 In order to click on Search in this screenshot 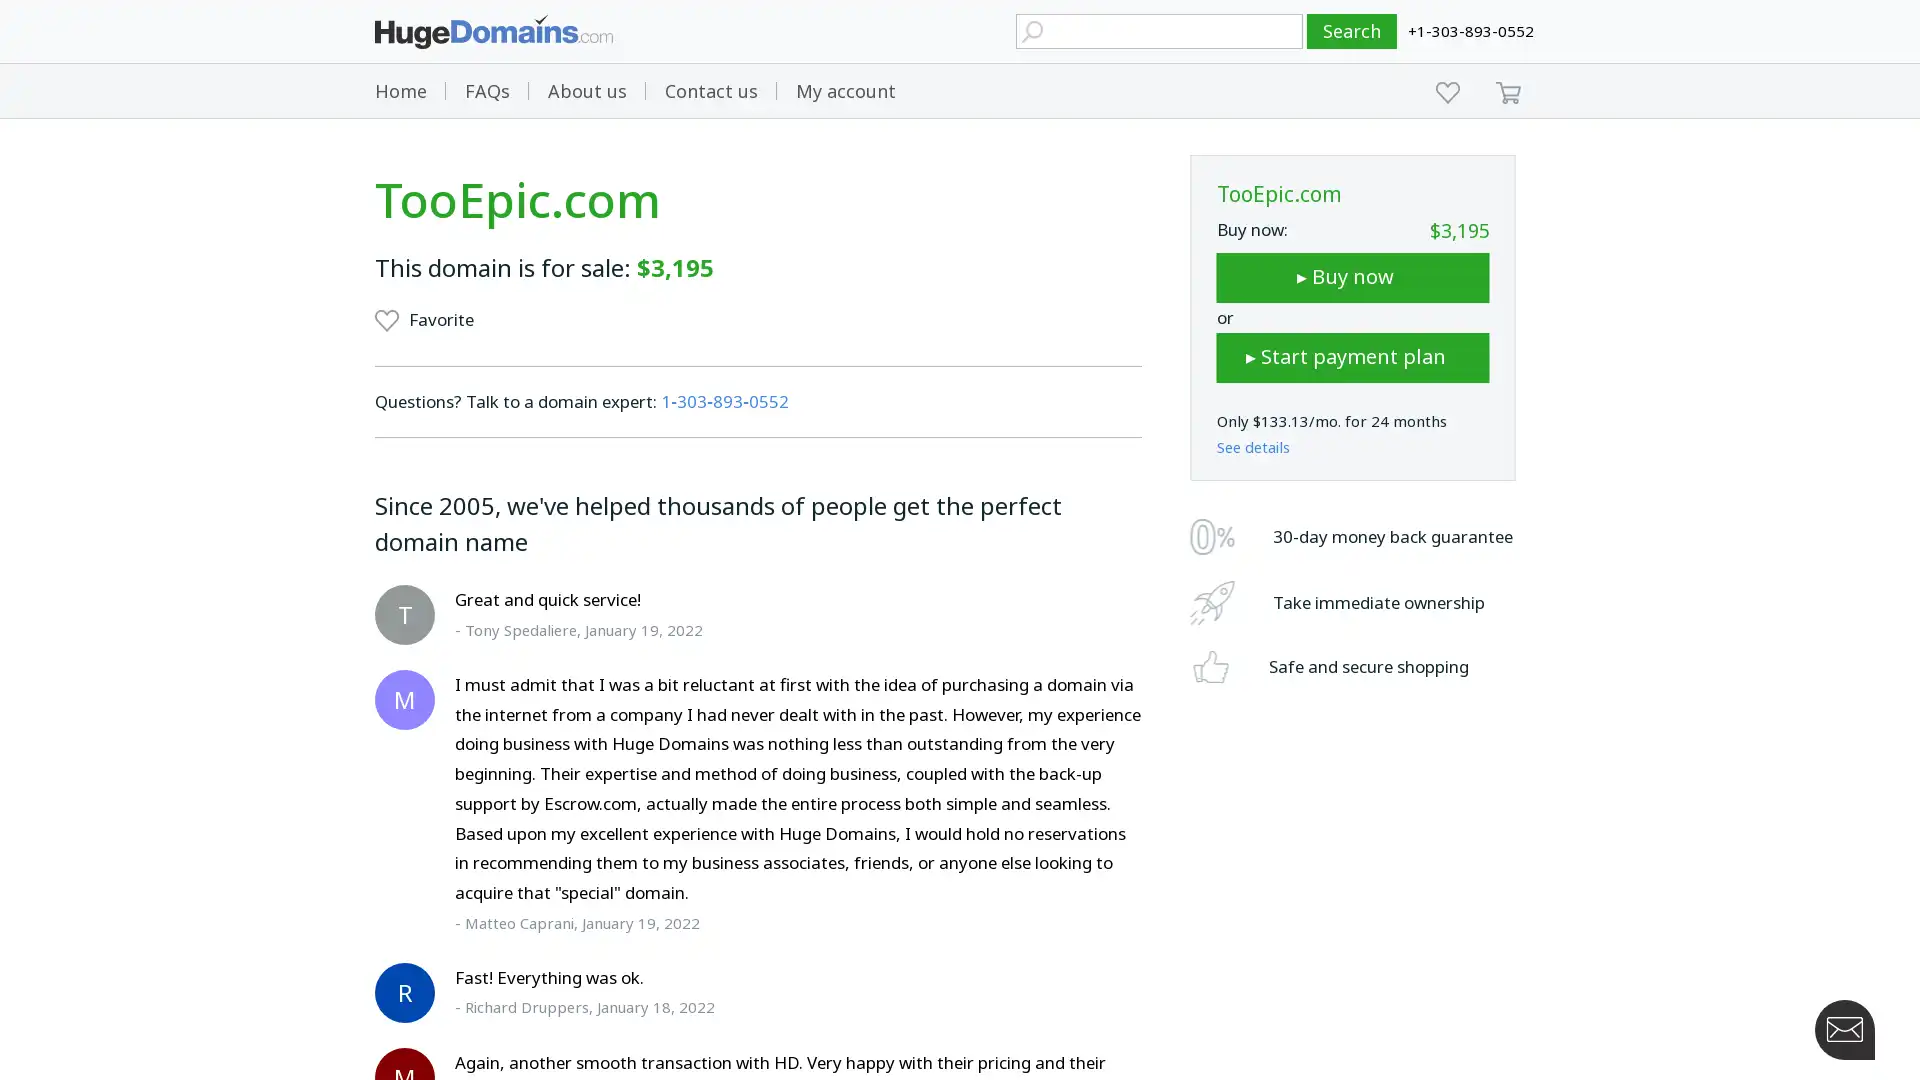, I will do `click(1352, 31)`.